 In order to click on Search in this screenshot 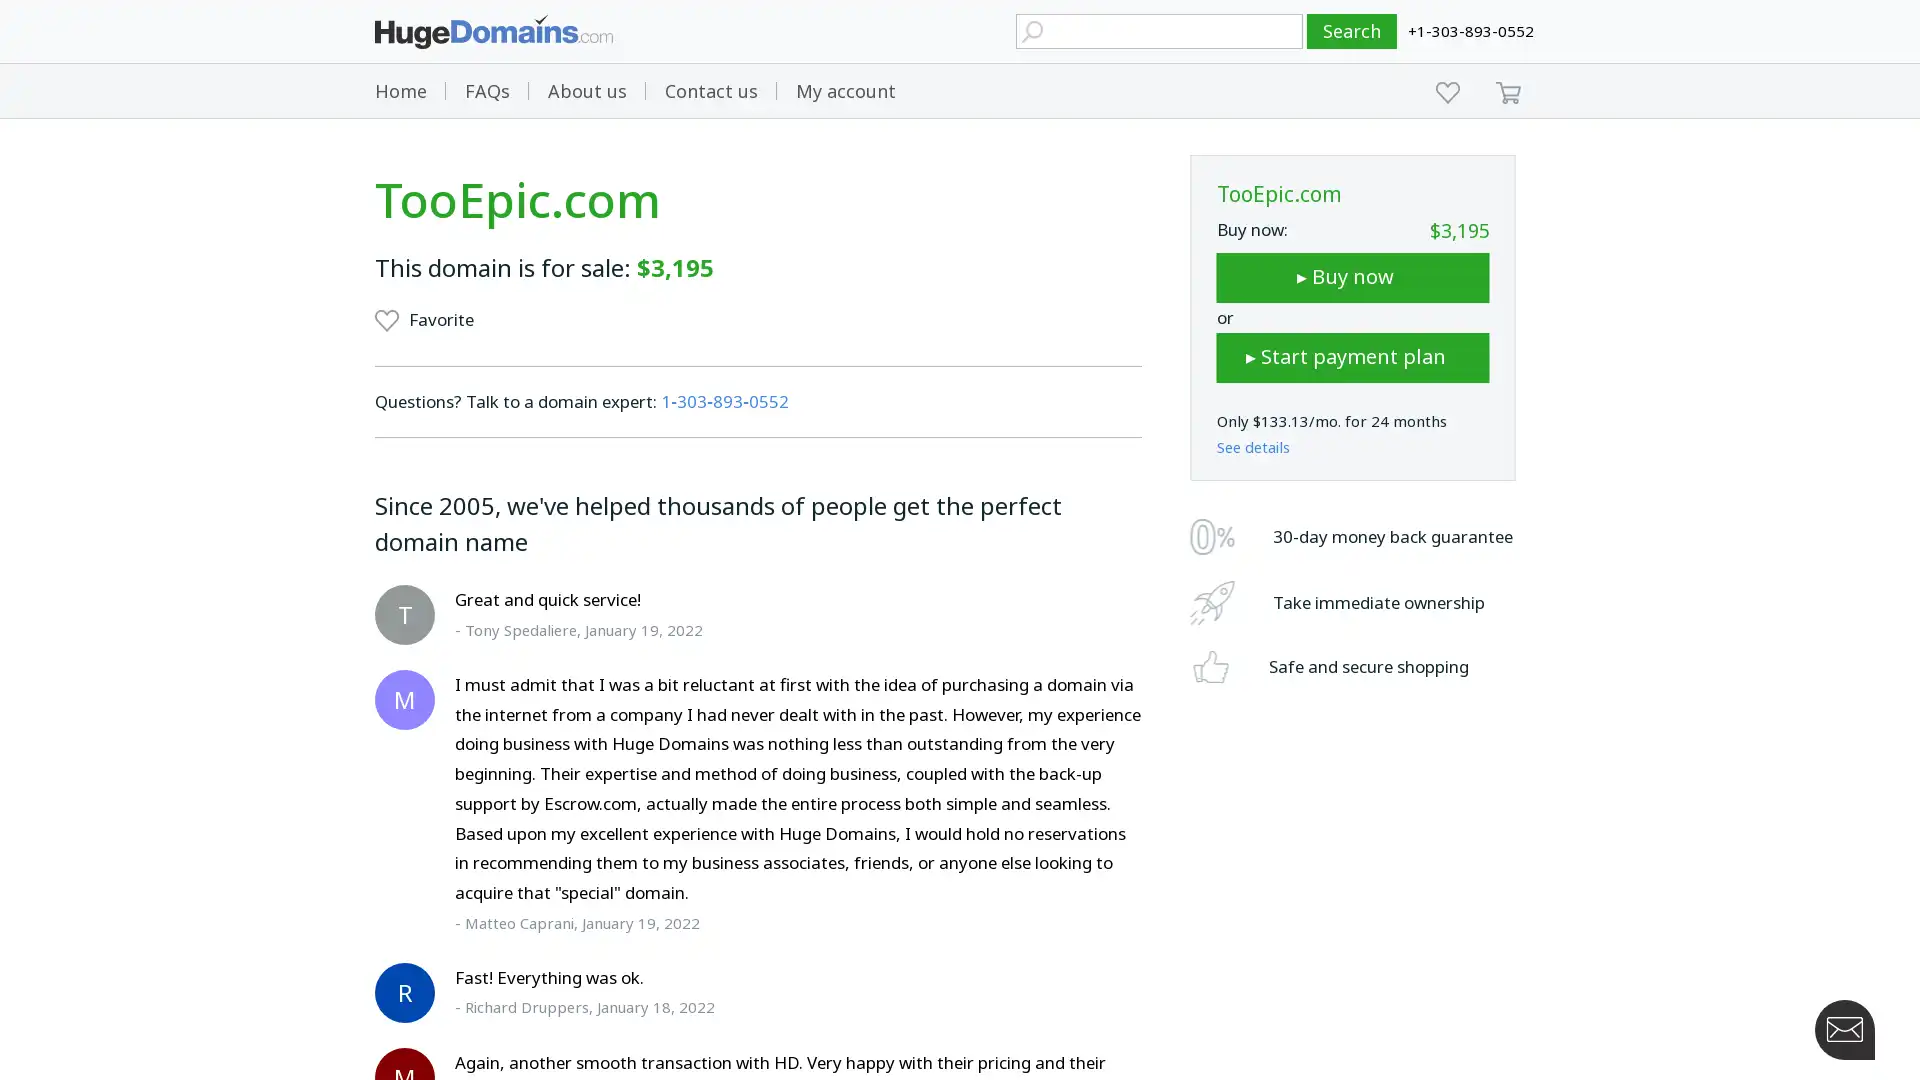, I will do `click(1352, 31)`.